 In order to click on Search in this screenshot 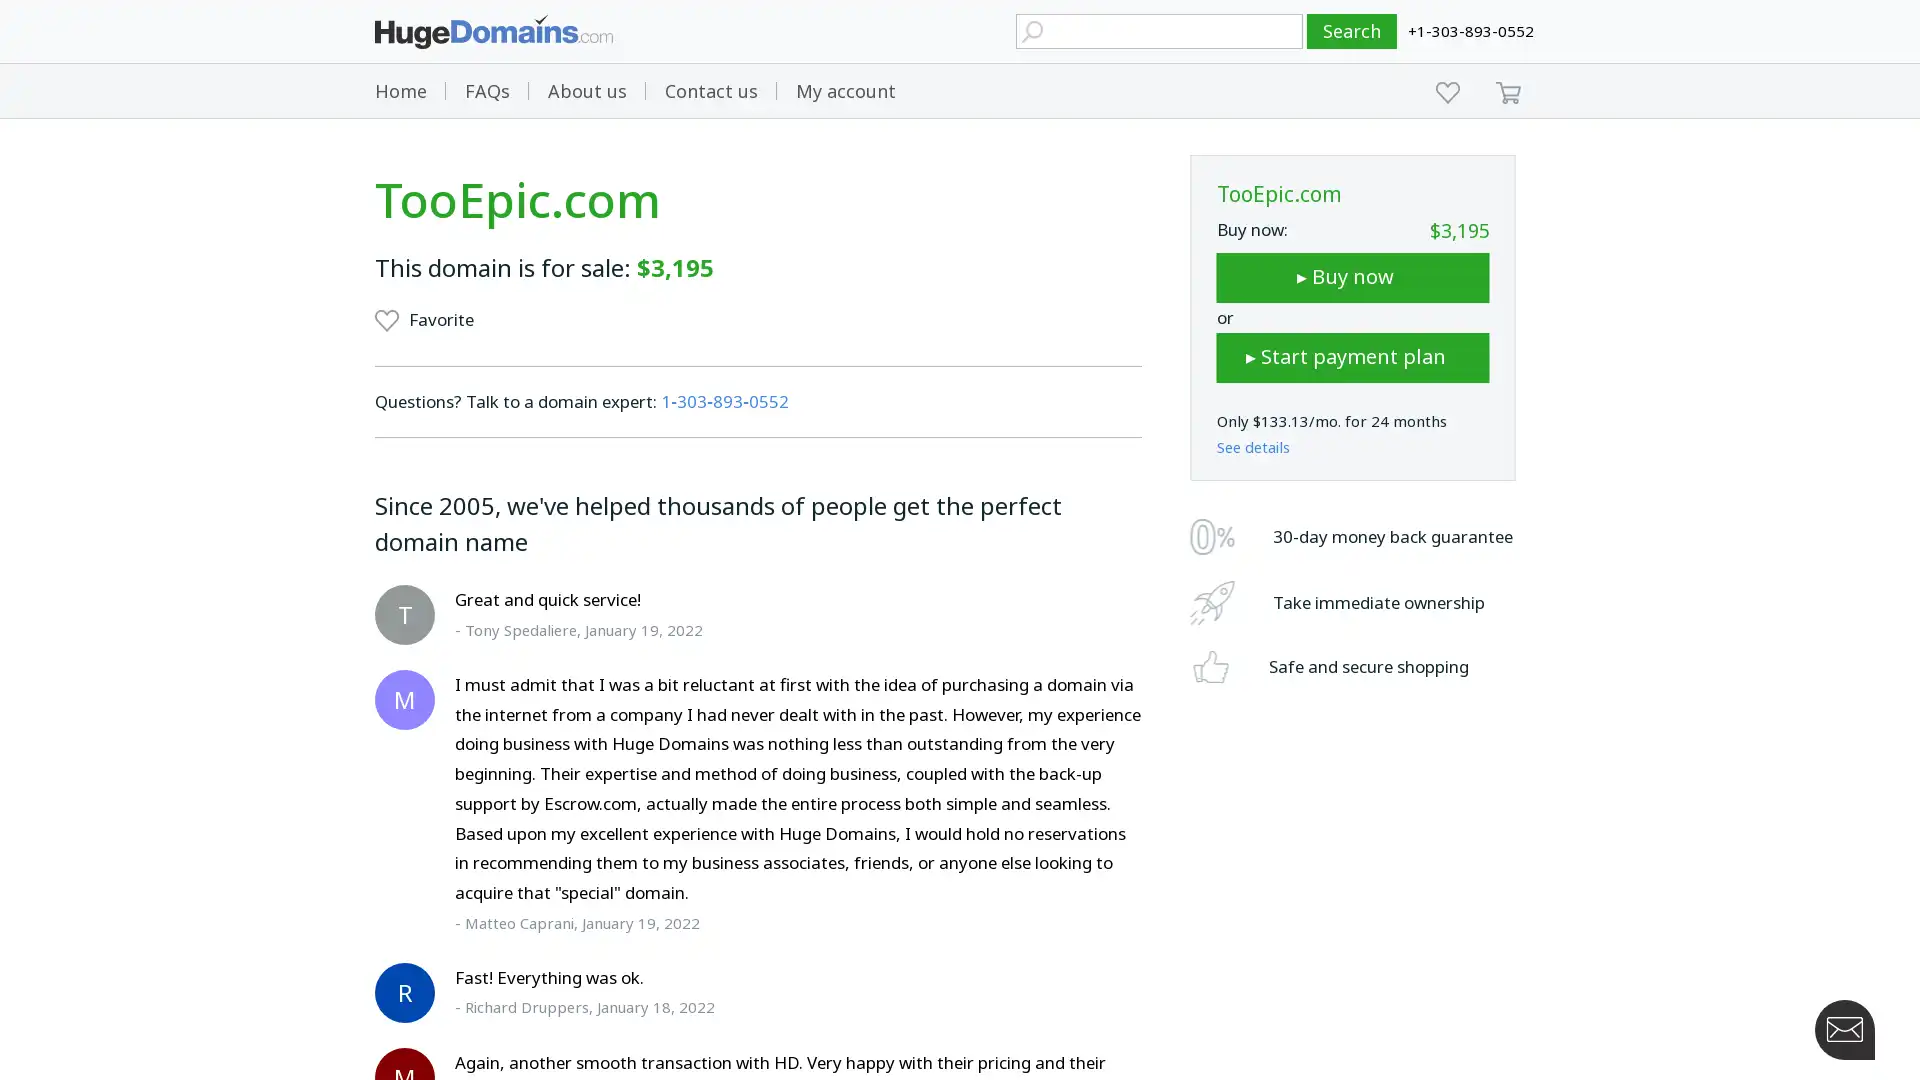, I will do `click(1352, 31)`.